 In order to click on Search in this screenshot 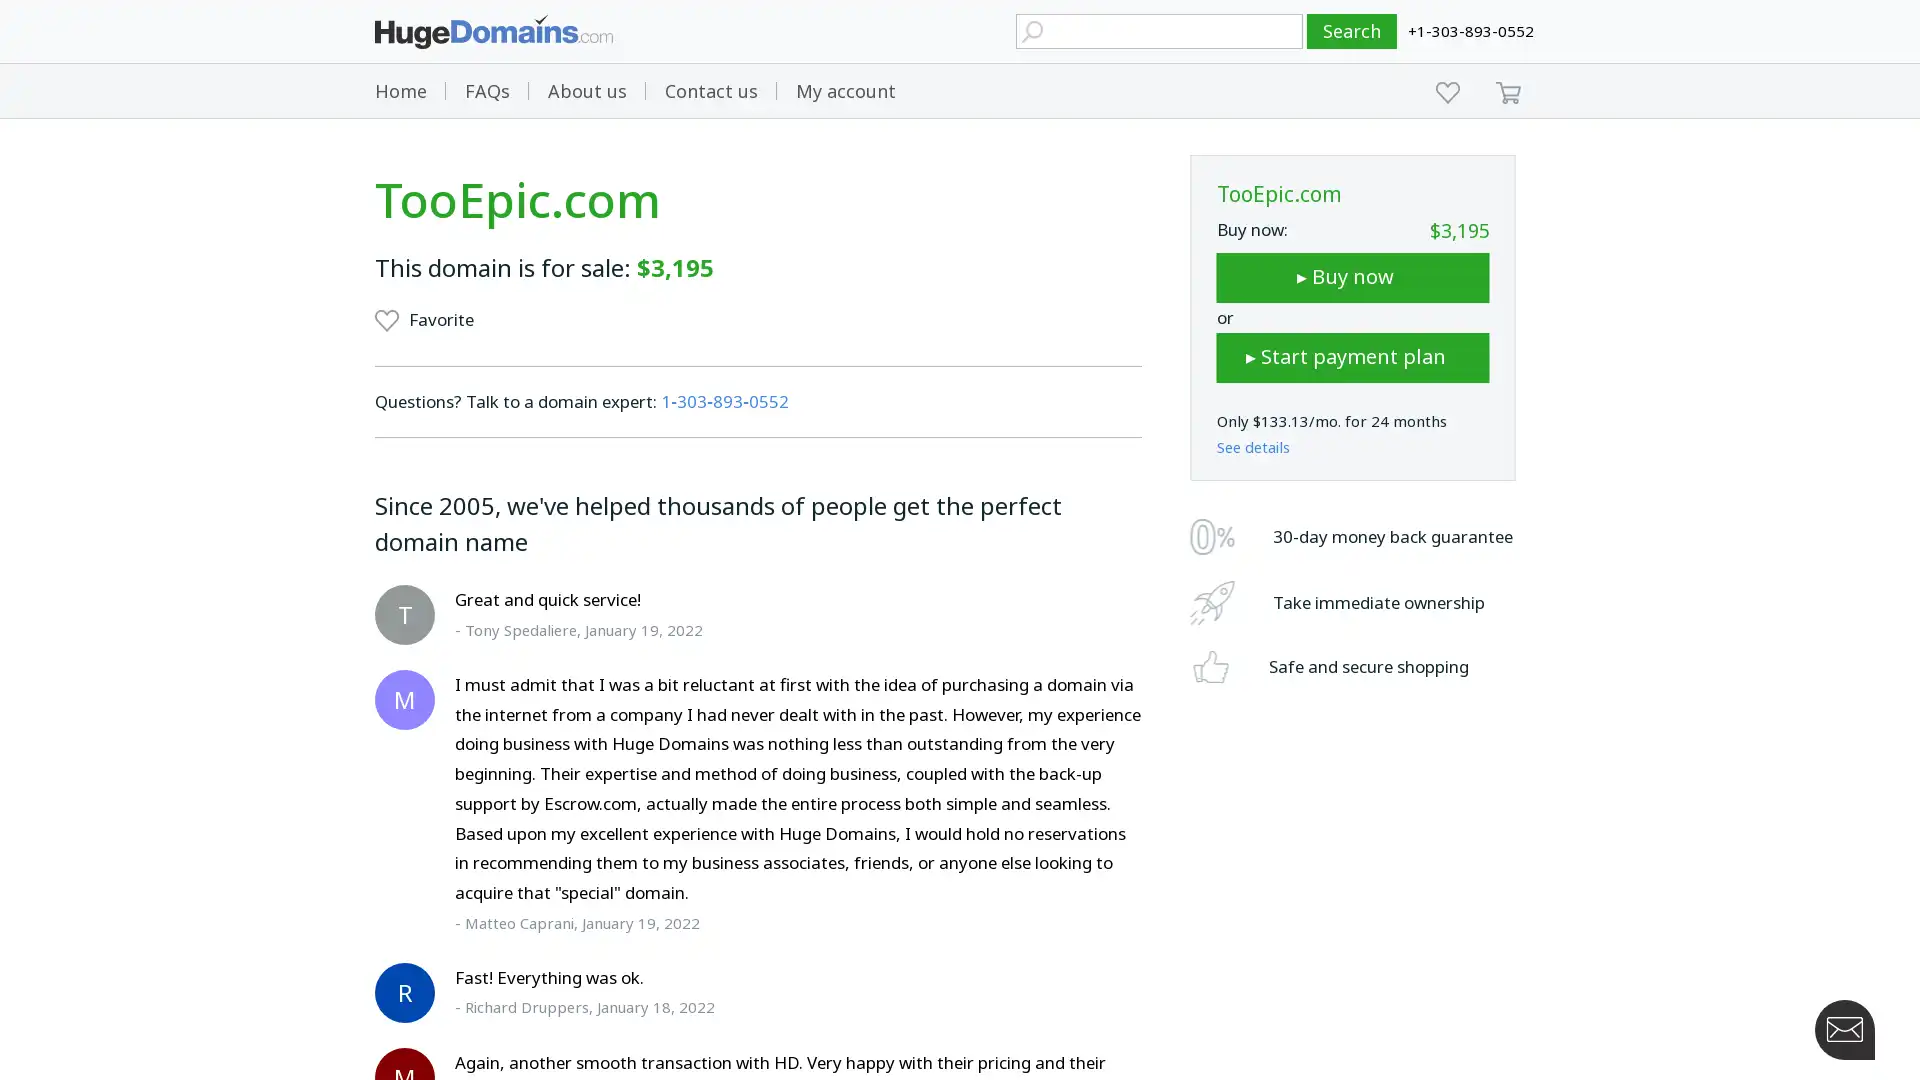, I will do `click(1352, 31)`.